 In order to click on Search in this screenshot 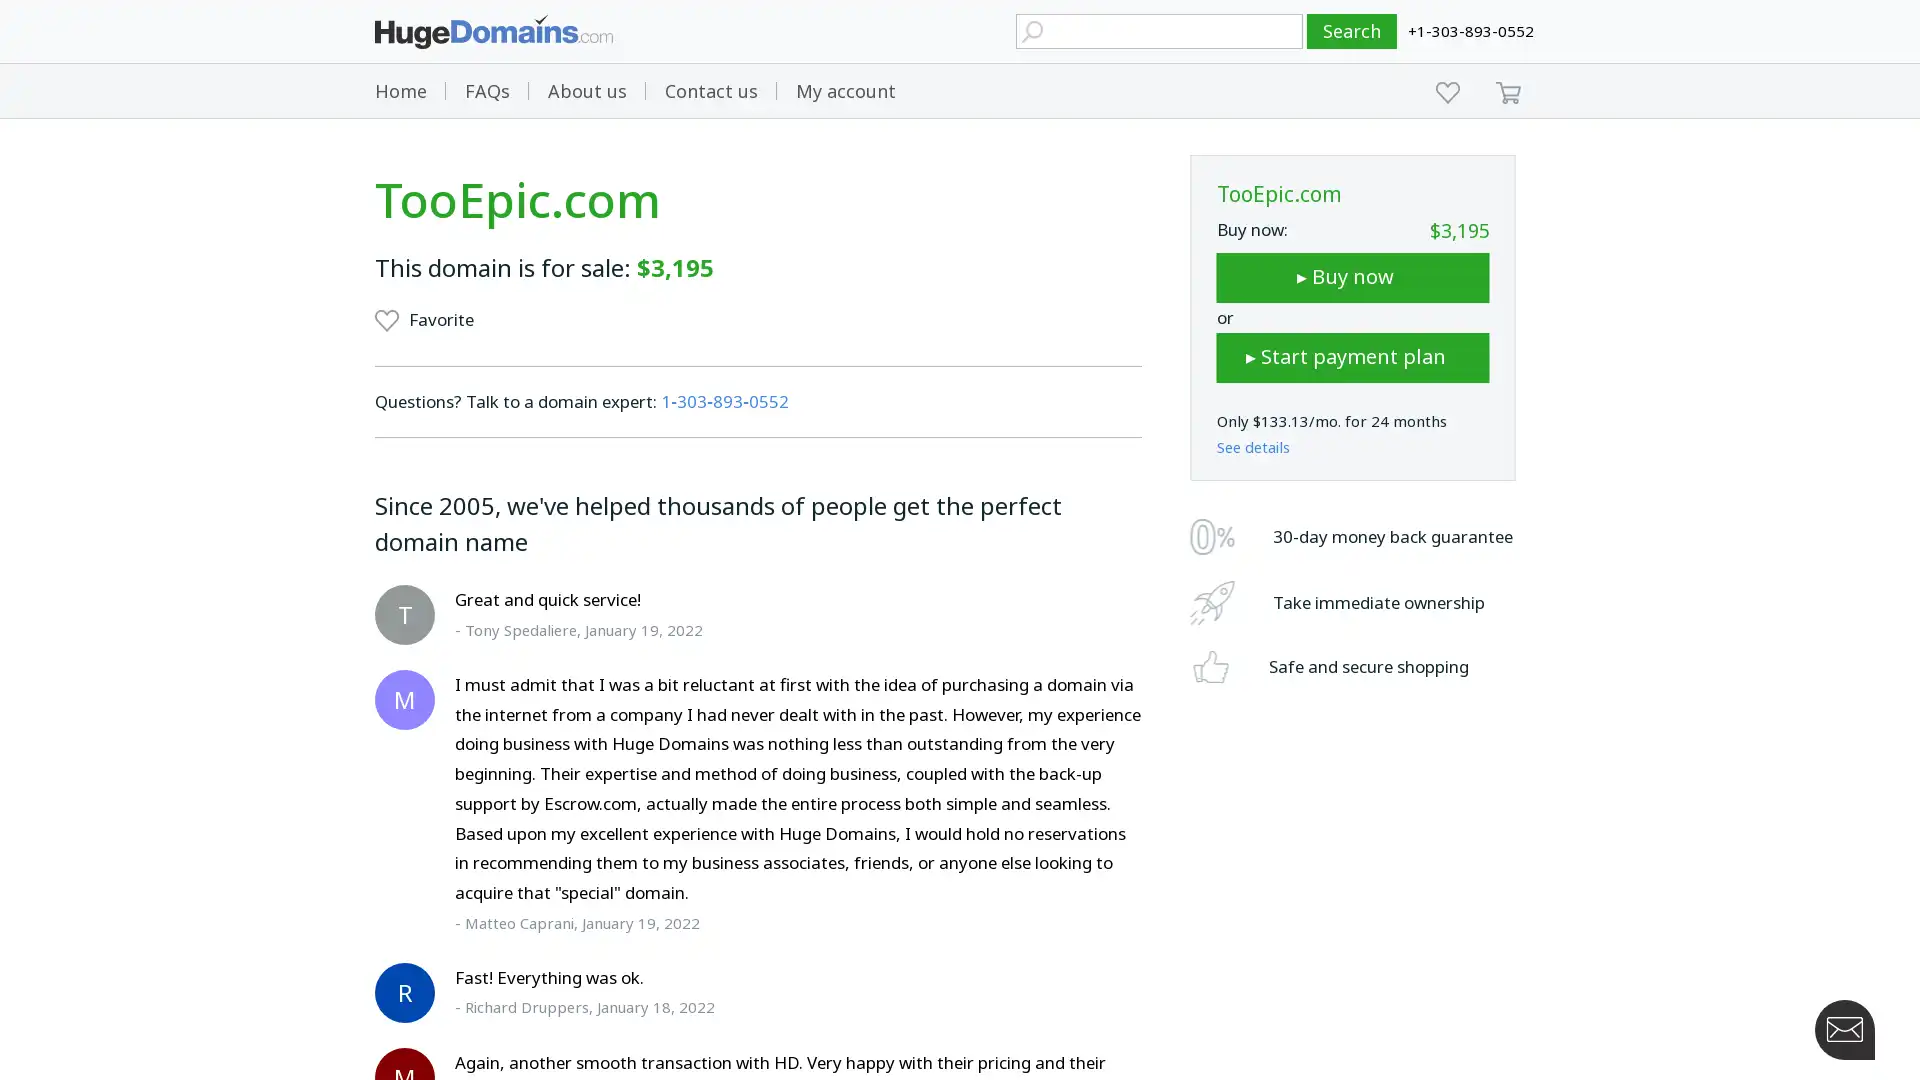, I will do `click(1352, 31)`.